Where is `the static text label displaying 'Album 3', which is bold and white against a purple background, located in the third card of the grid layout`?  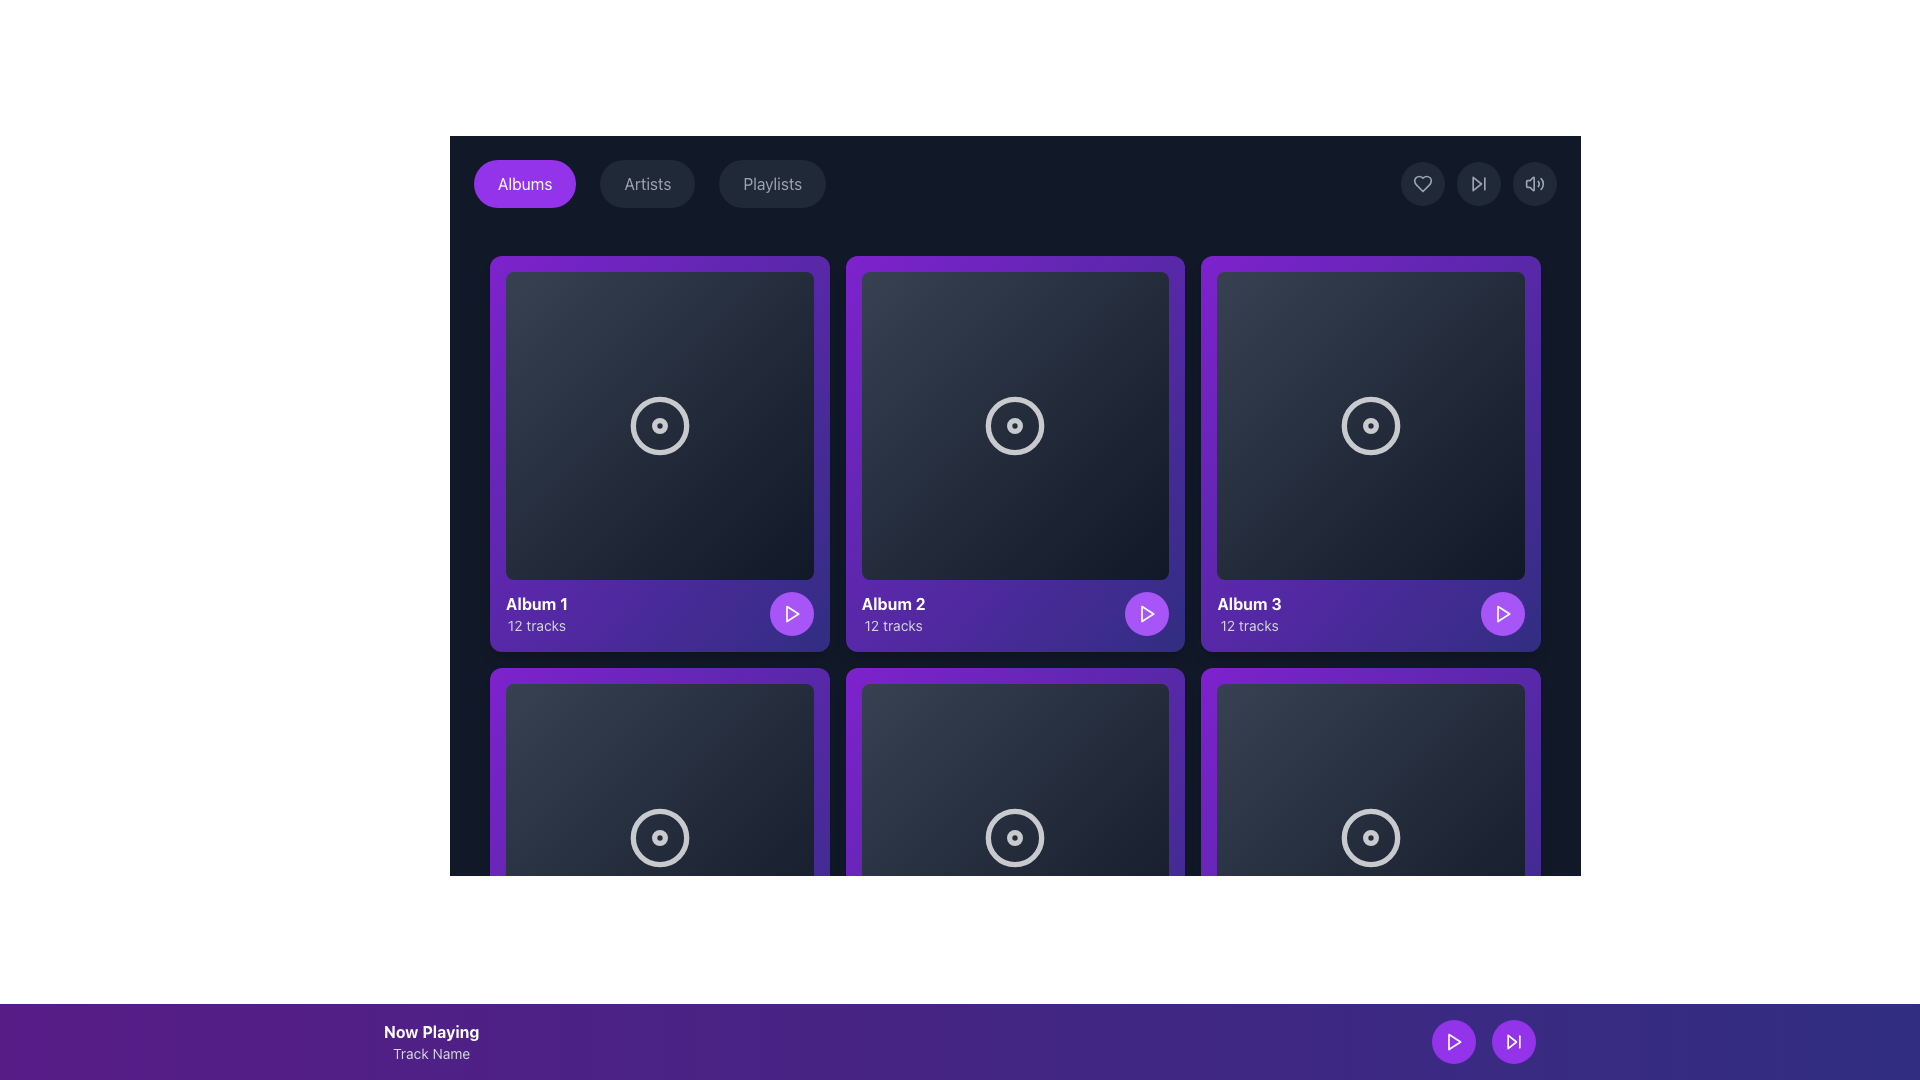 the static text label displaying 'Album 3', which is bold and white against a purple background, located in the third card of the grid layout is located at coordinates (1248, 602).